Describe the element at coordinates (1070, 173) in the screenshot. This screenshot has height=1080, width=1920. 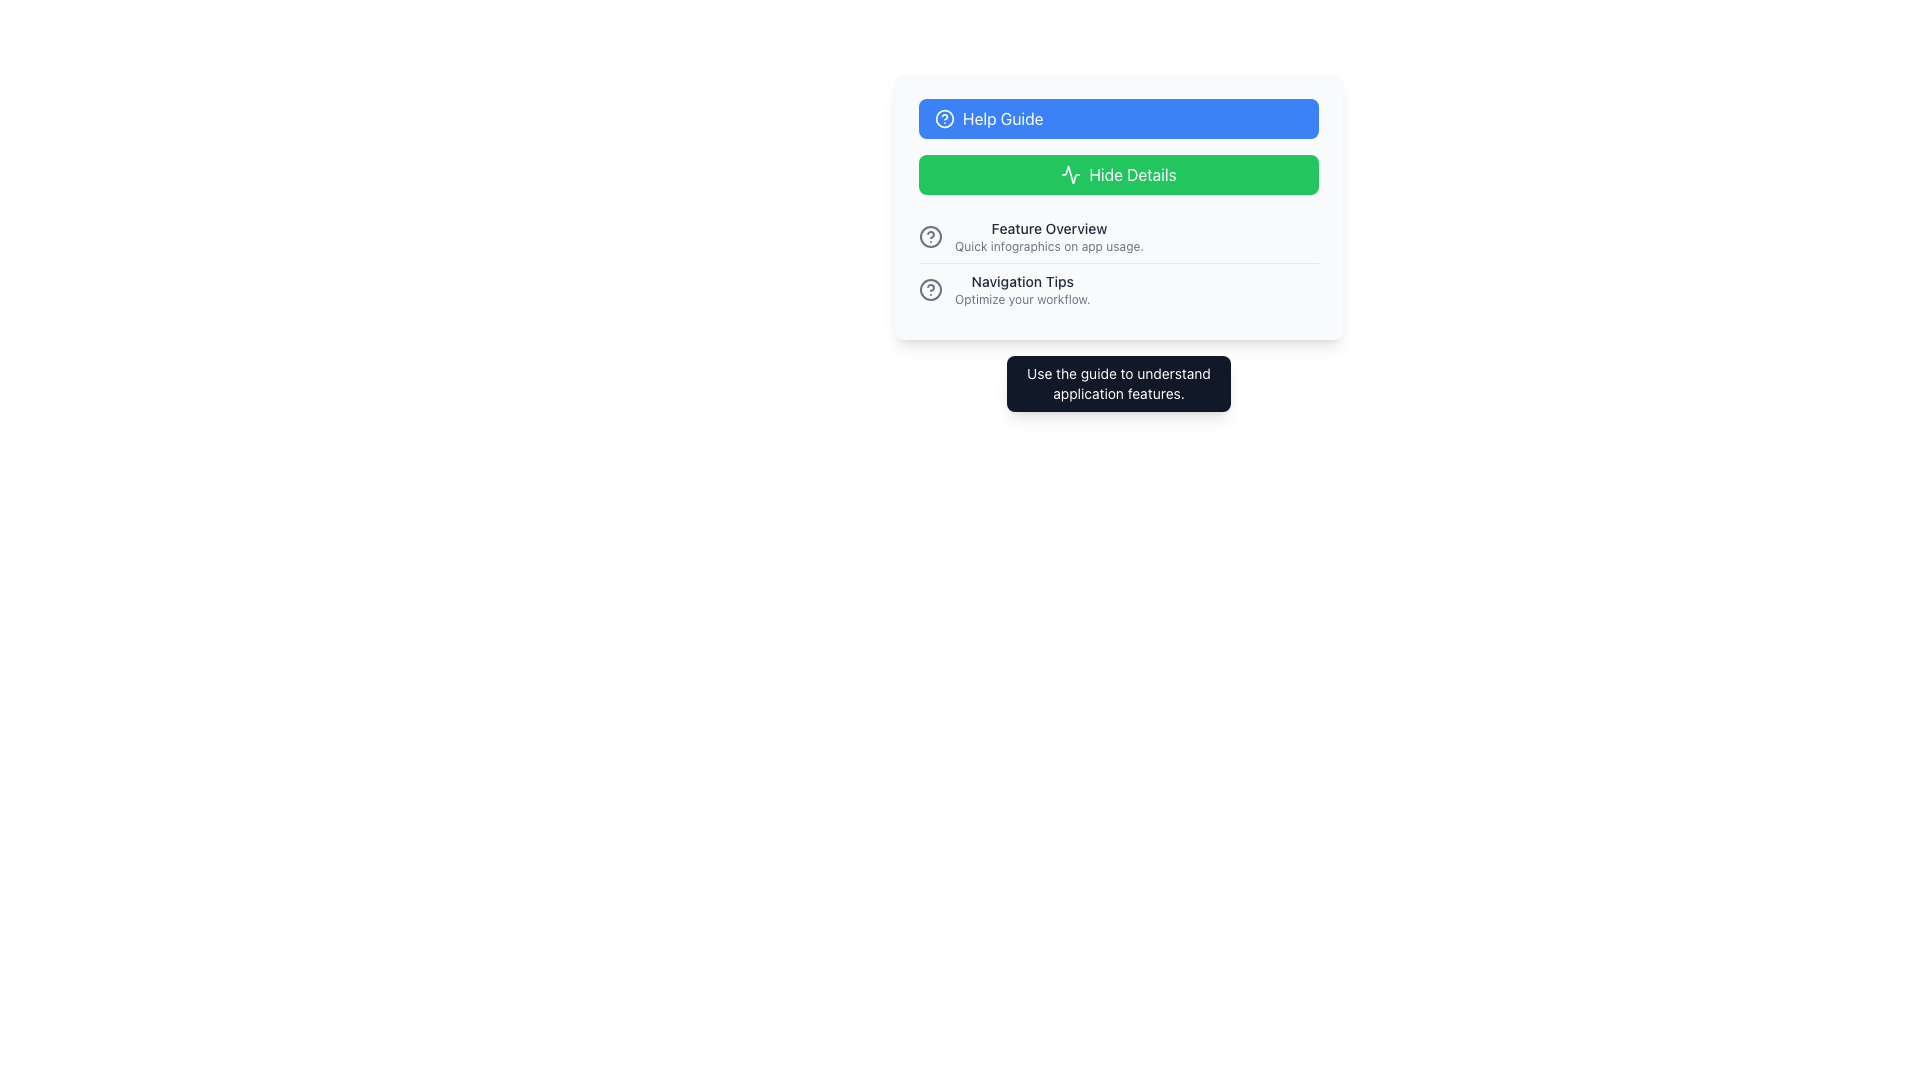
I see `the icon inside the green button labeled 'Hide Details' to conceal or summarize further details` at that location.